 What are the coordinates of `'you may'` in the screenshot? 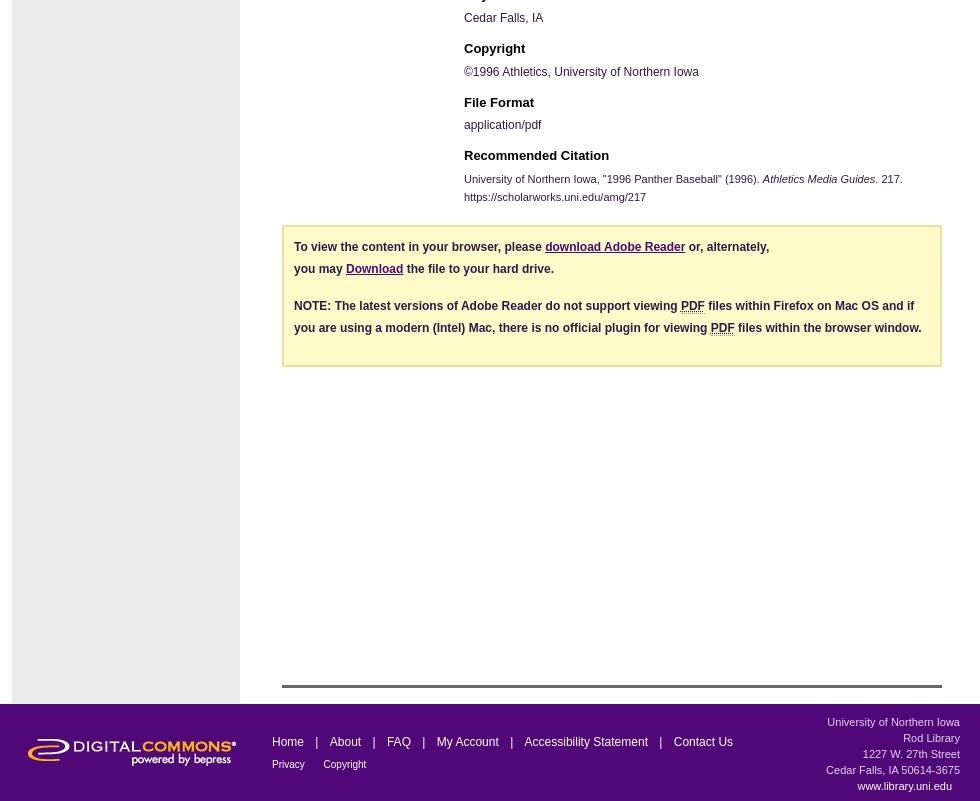 It's located at (294, 267).